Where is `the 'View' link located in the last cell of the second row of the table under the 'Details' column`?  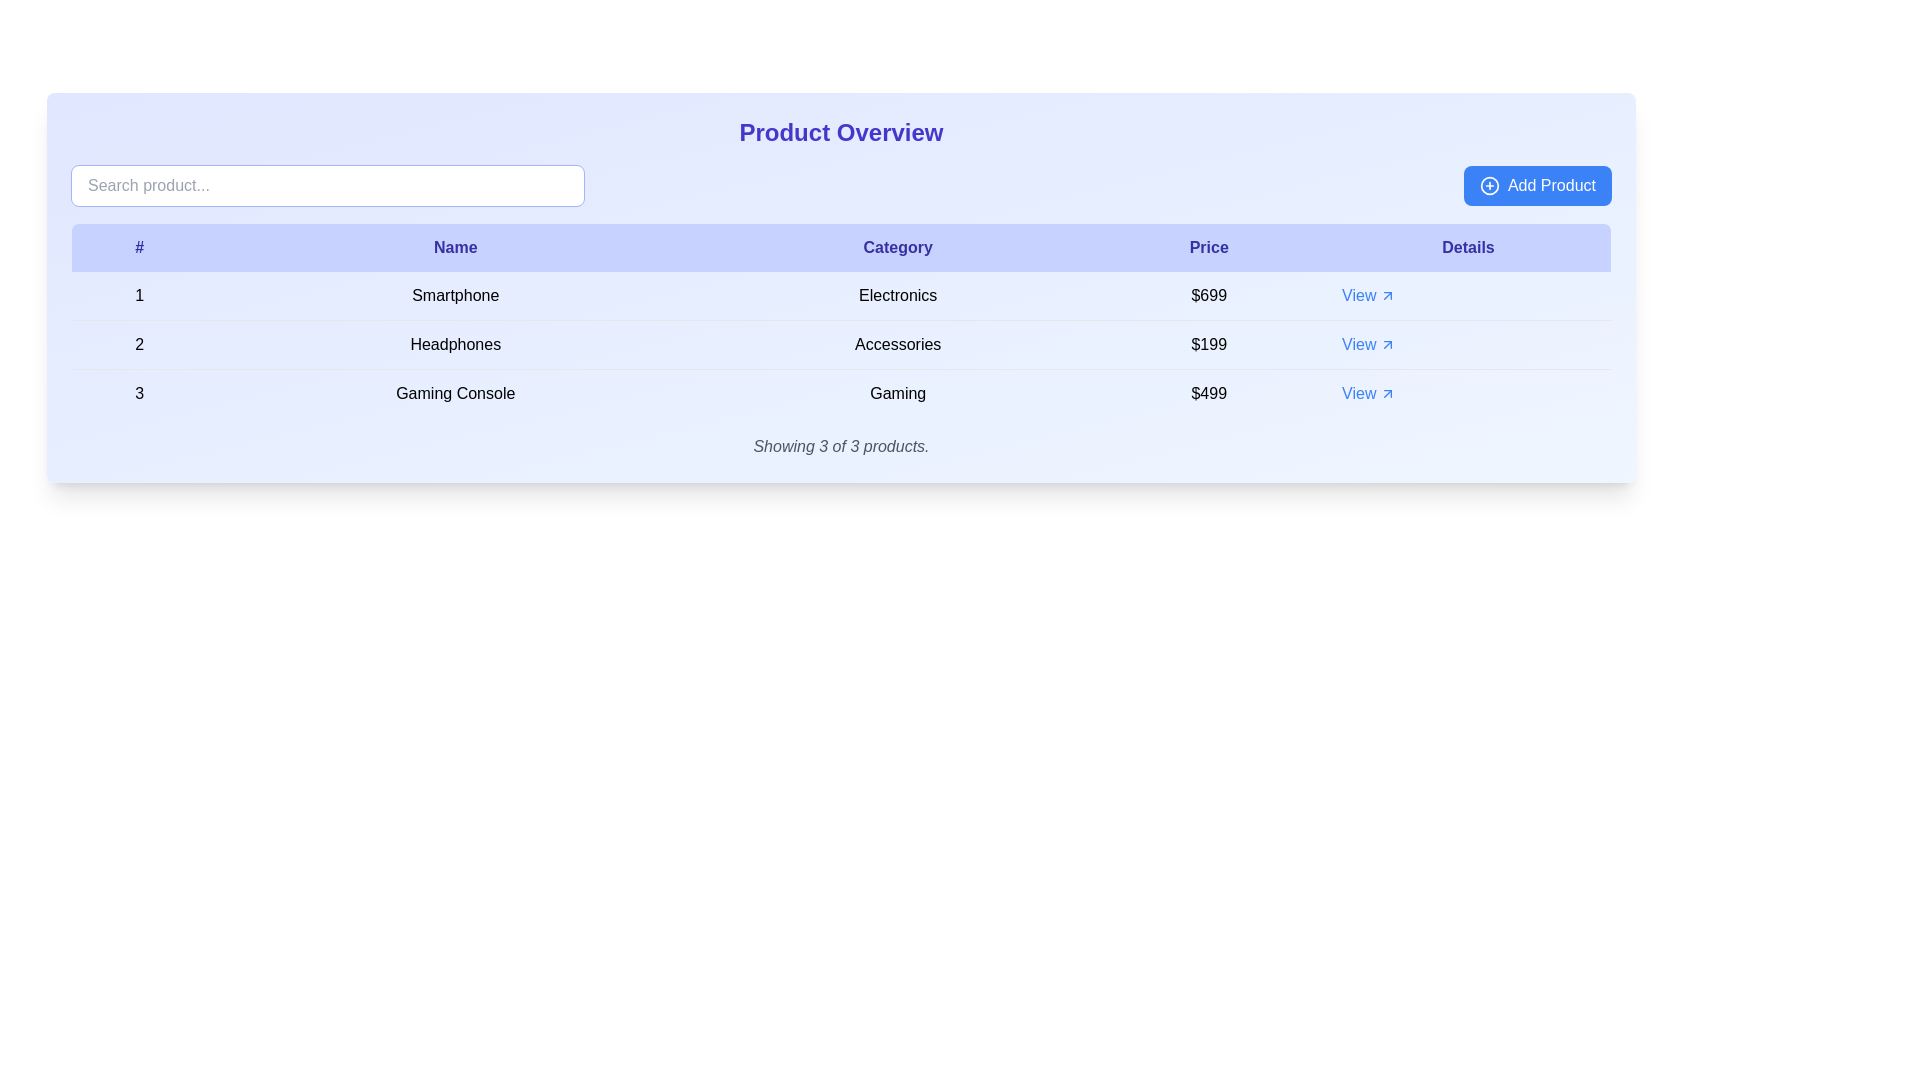 the 'View' link located in the last cell of the second row of the table under the 'Details' column is located at coordinates (1468, 343).